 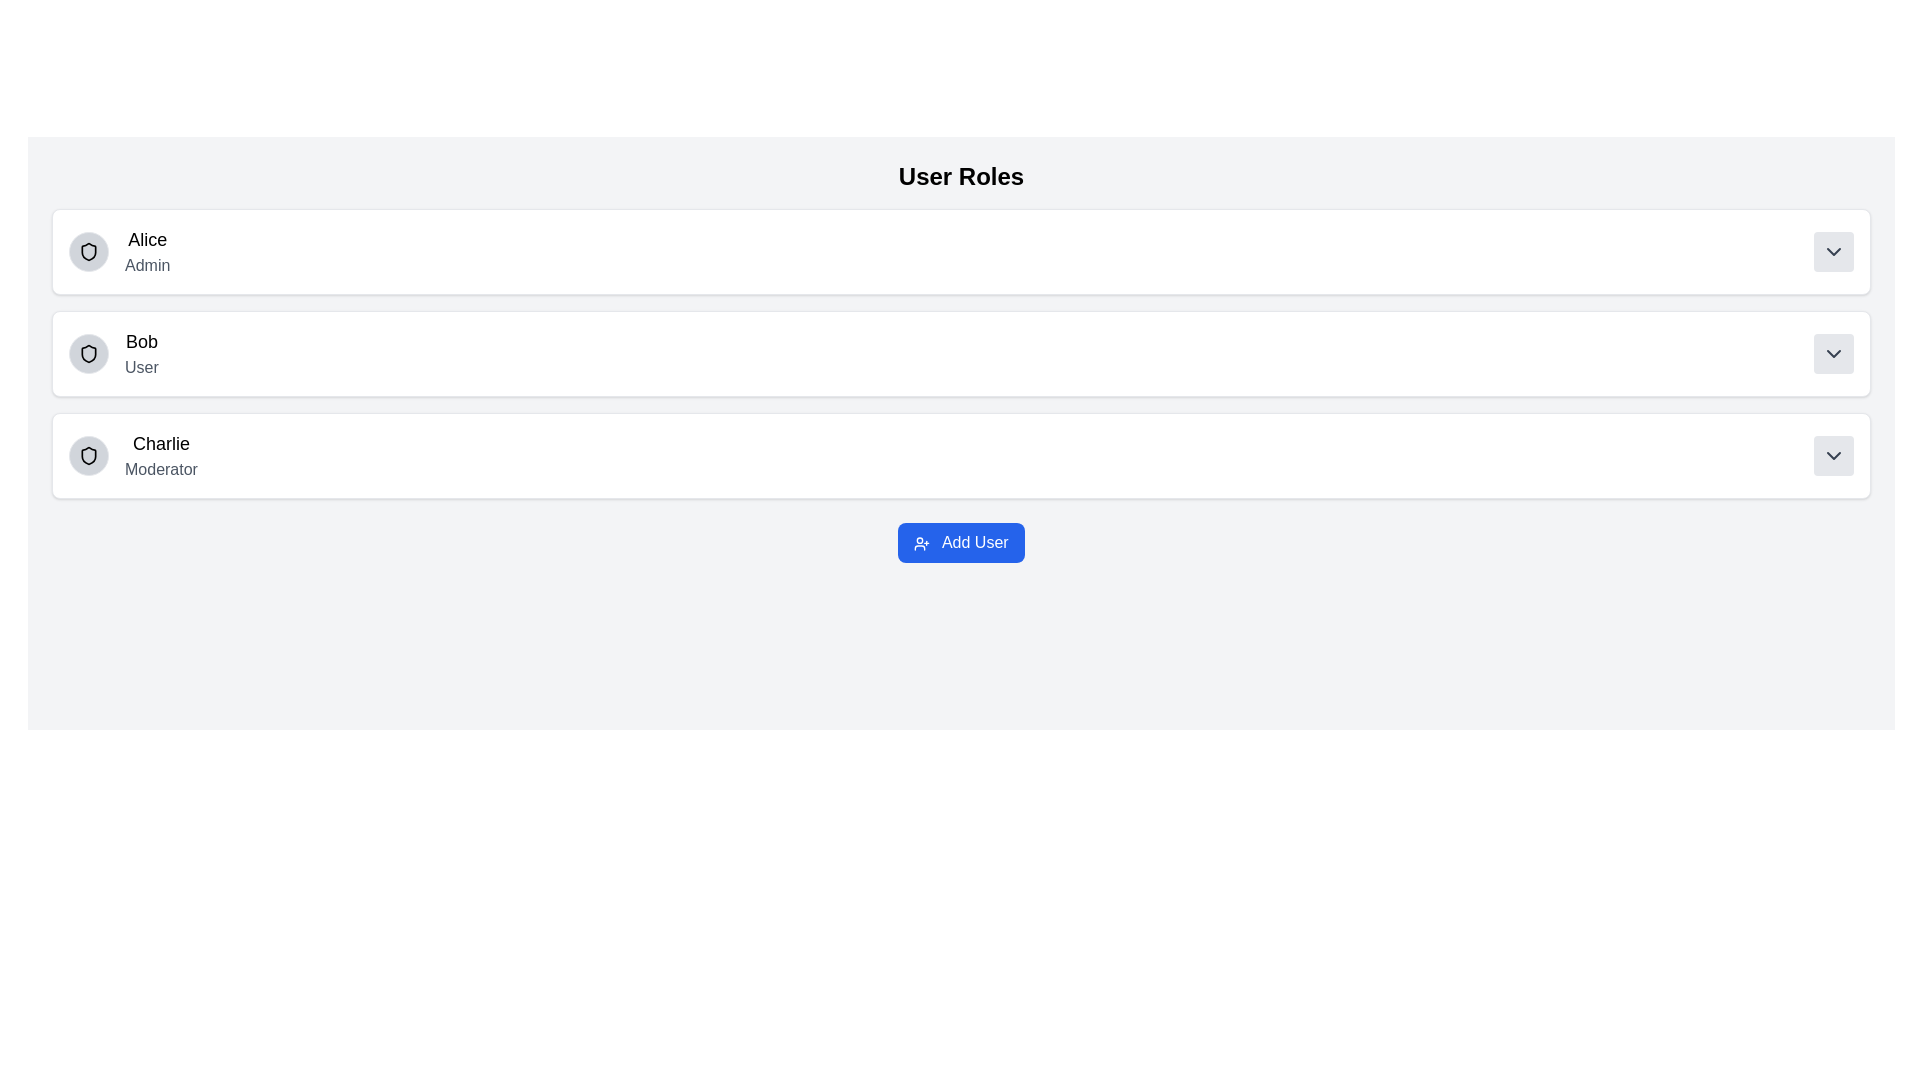 I want to click on the dropdown toggle button for the 'Charlie - Moderator' row, so click(x=1833, y=455).